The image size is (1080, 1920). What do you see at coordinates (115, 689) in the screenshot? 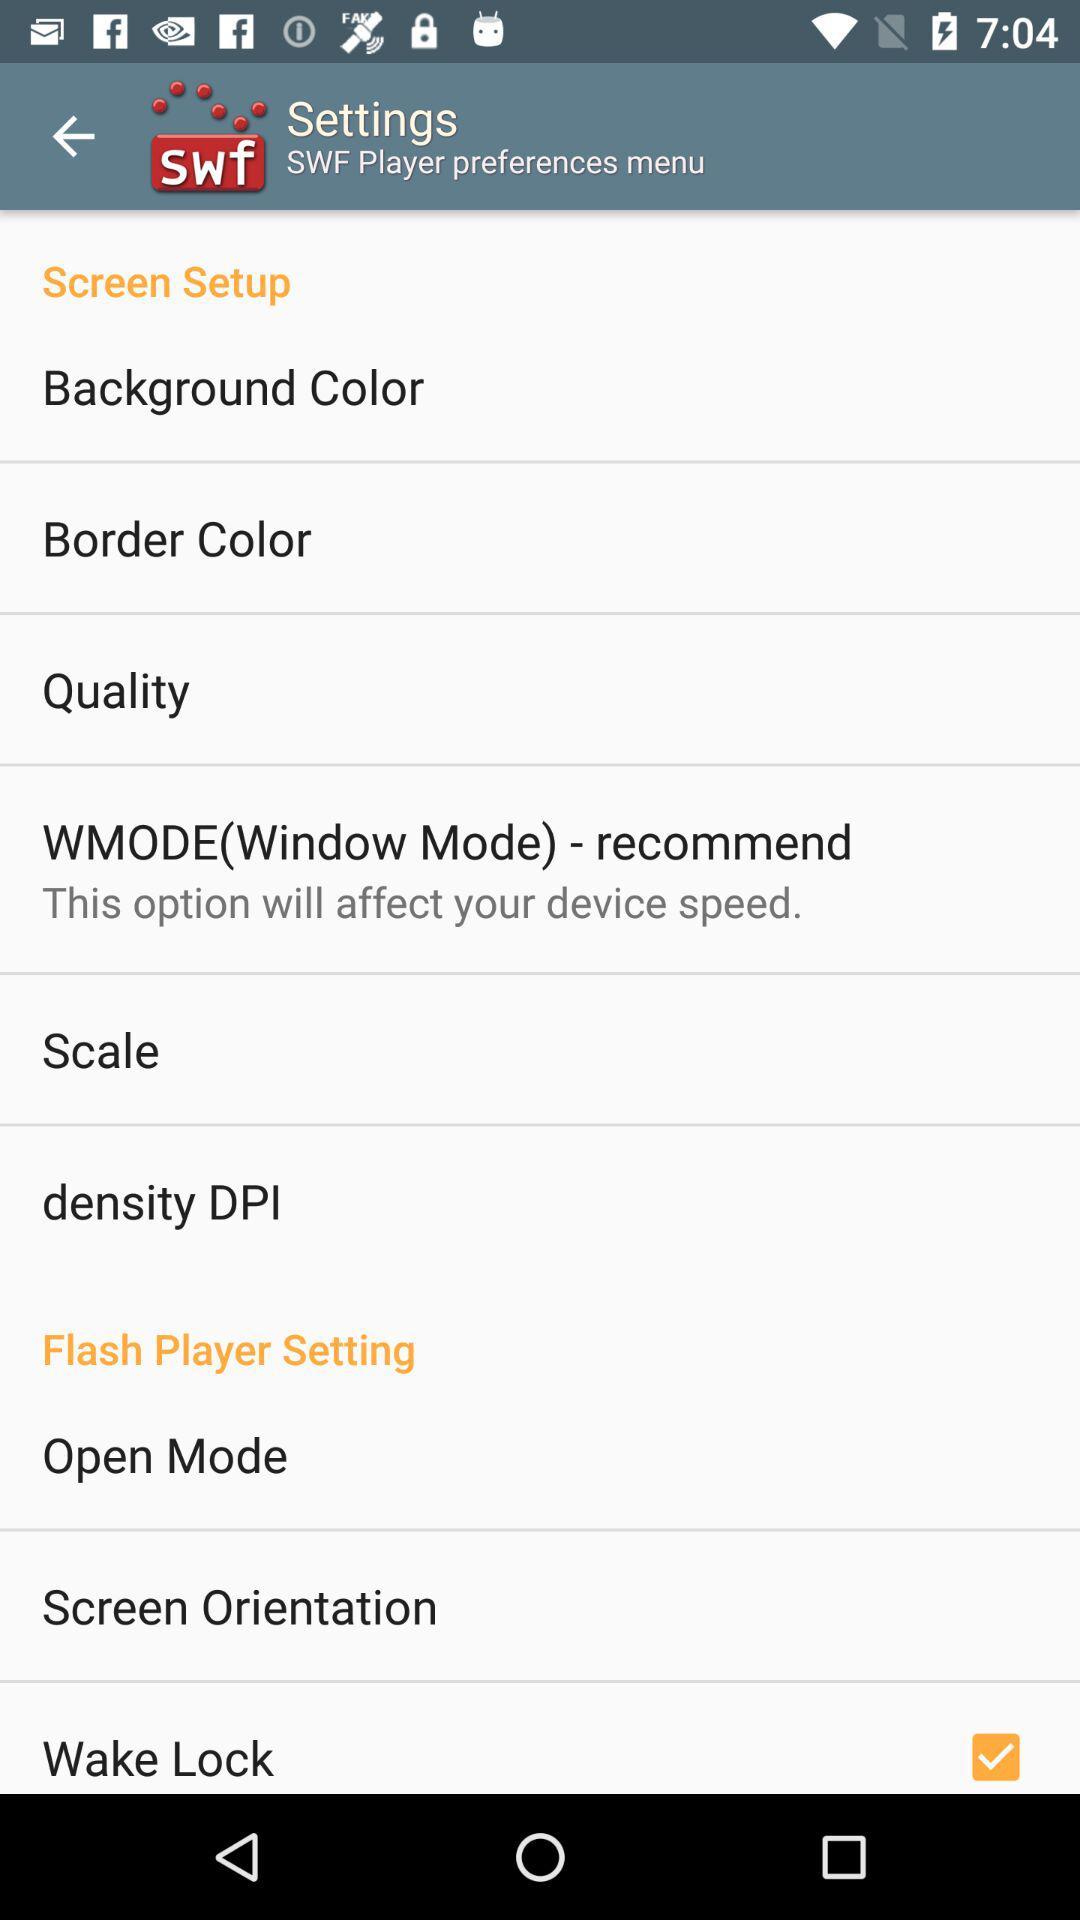
I see `quality` at bounding box center [115, 689].